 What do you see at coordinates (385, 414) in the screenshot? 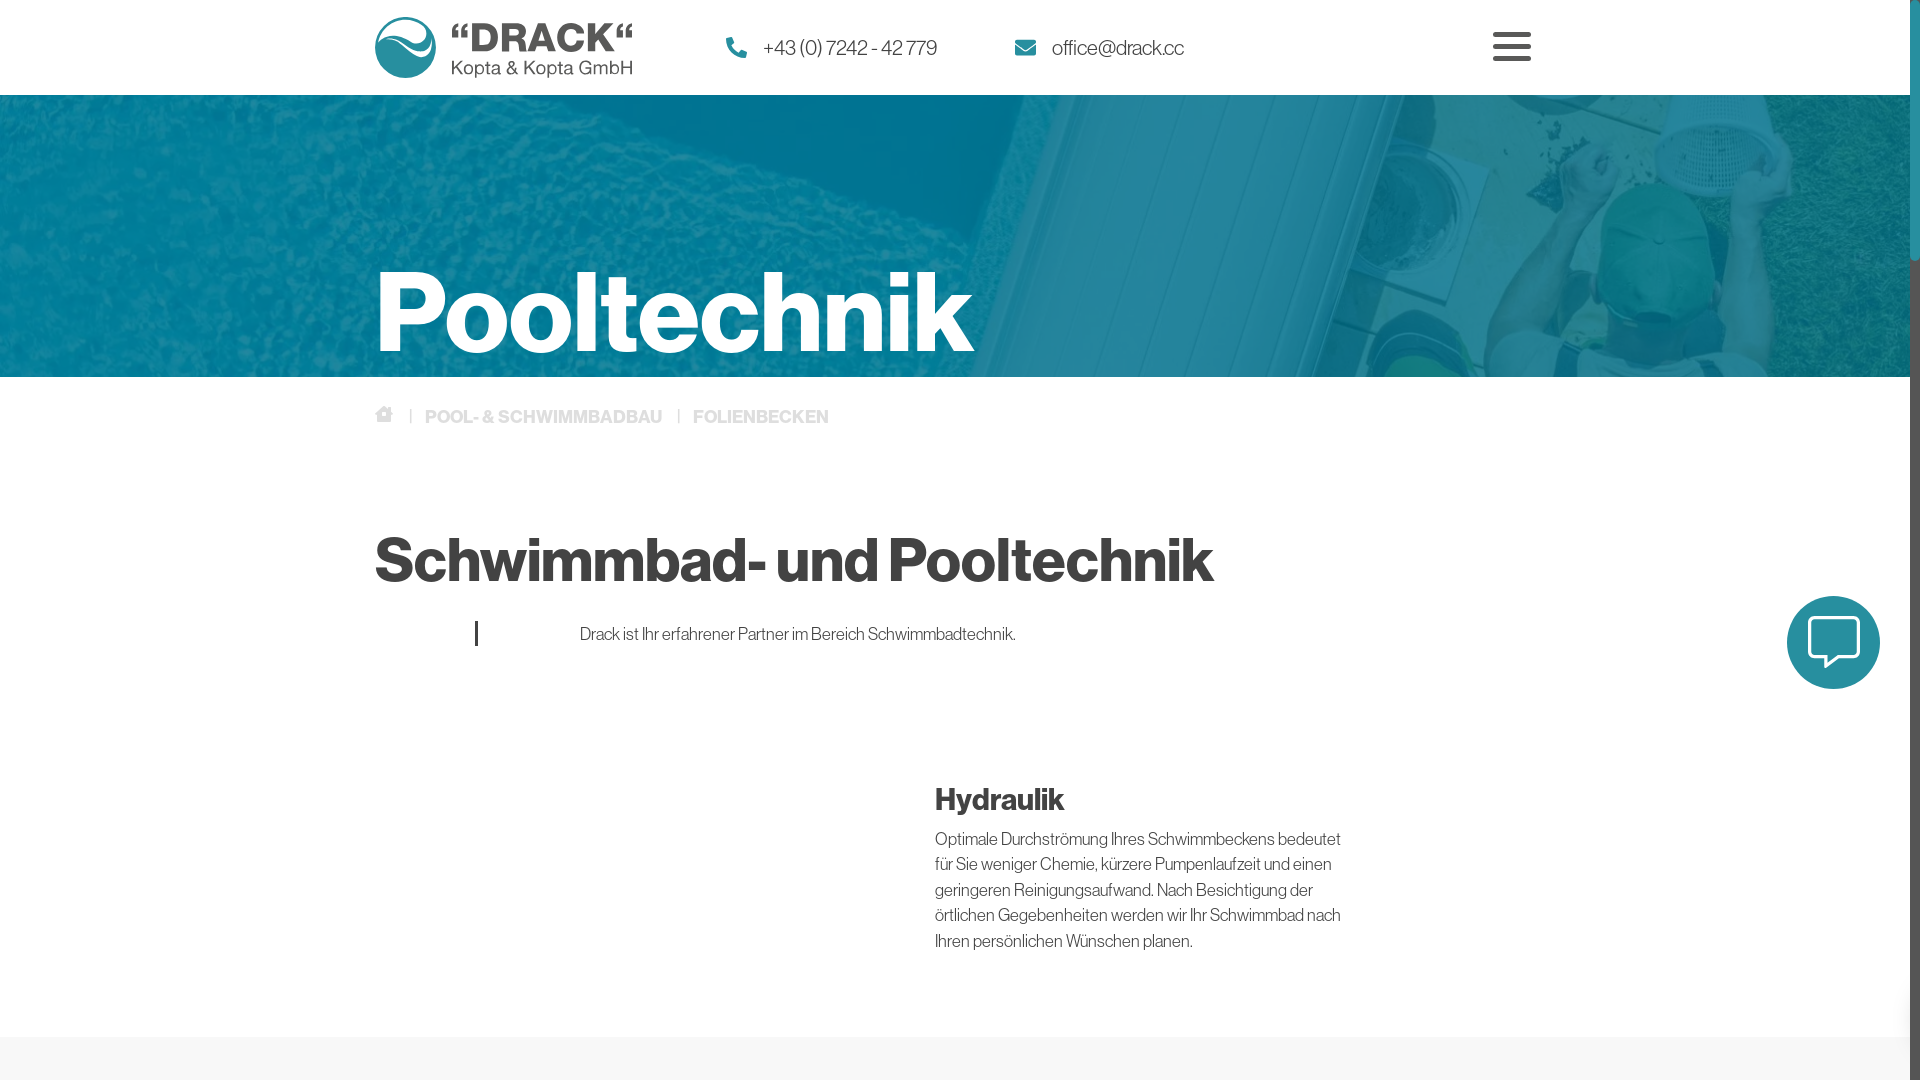
I see `'Startseite'` at bounding box center [385, 414].